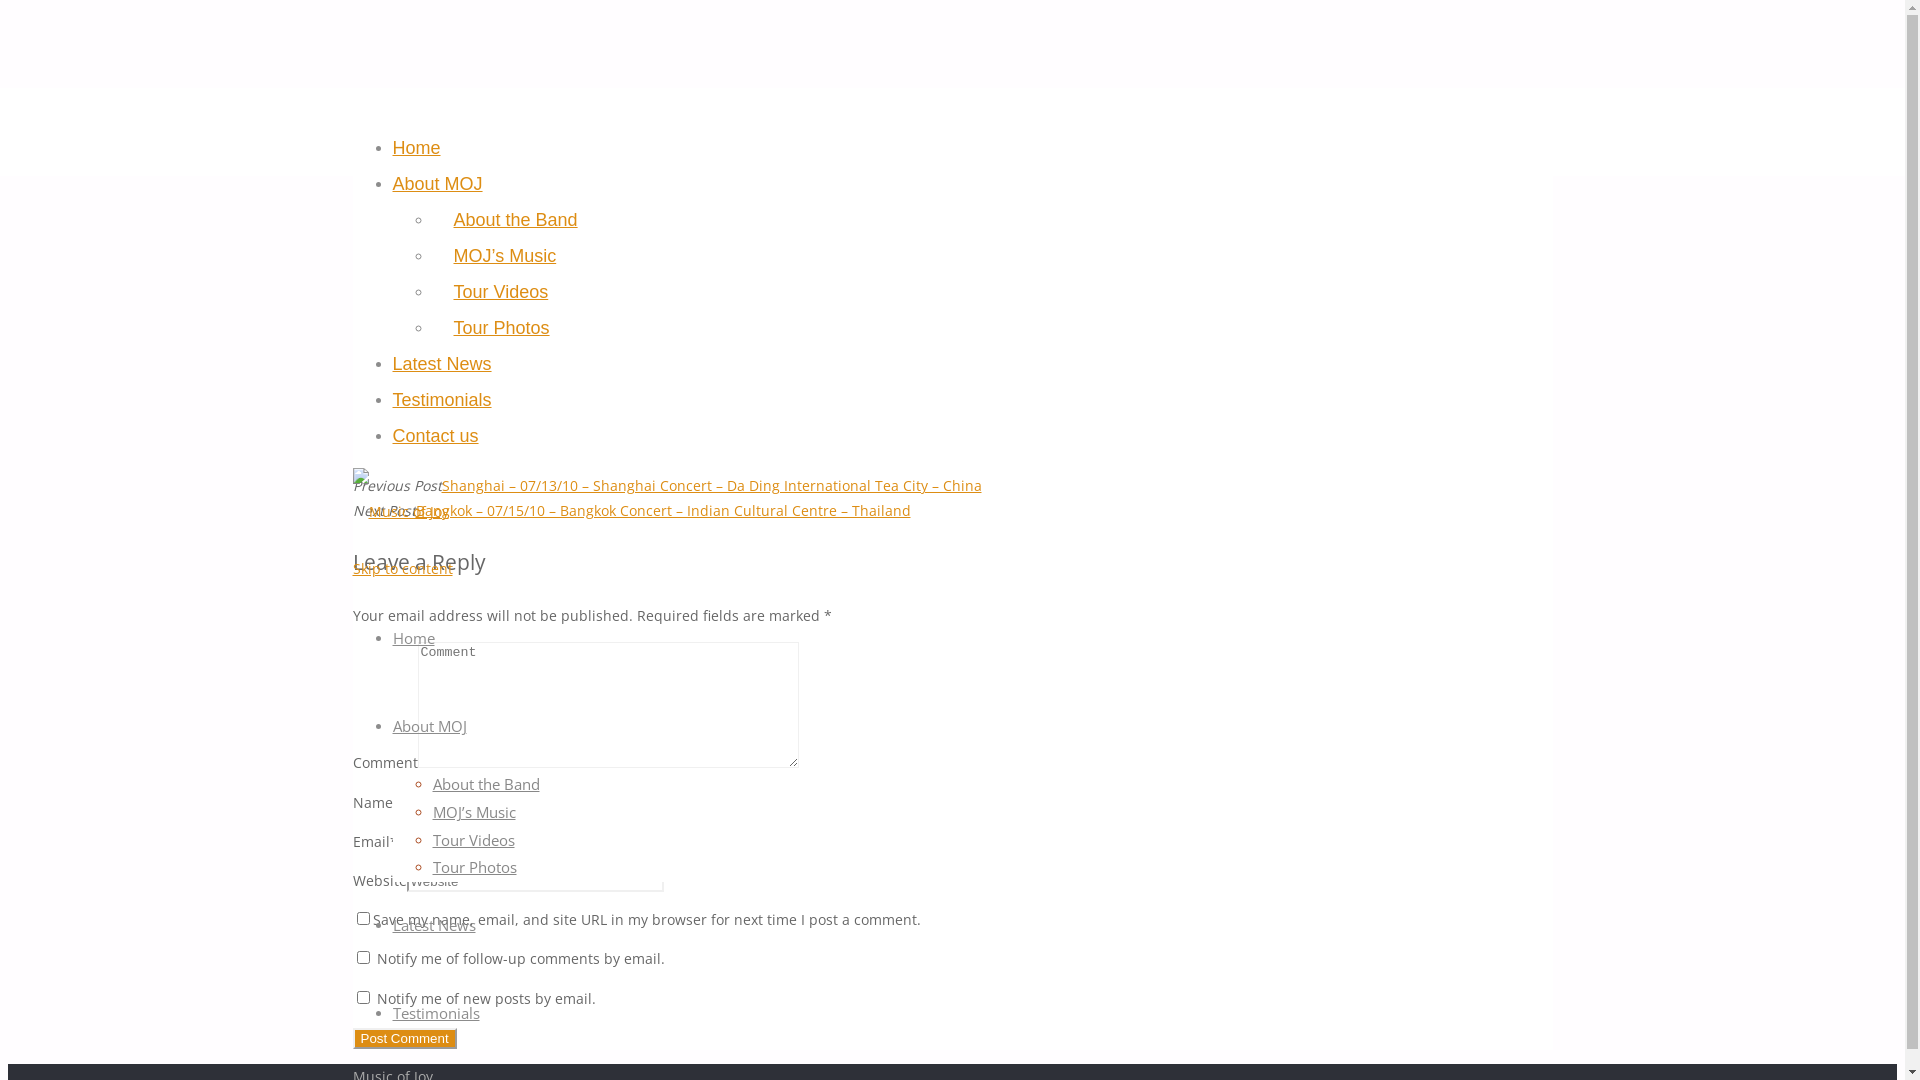 This screenshot has height=1080, width=1920. Describe the element at coordinates (434, 1013) in the screenshot. I see `'Testimonials'` at that location.